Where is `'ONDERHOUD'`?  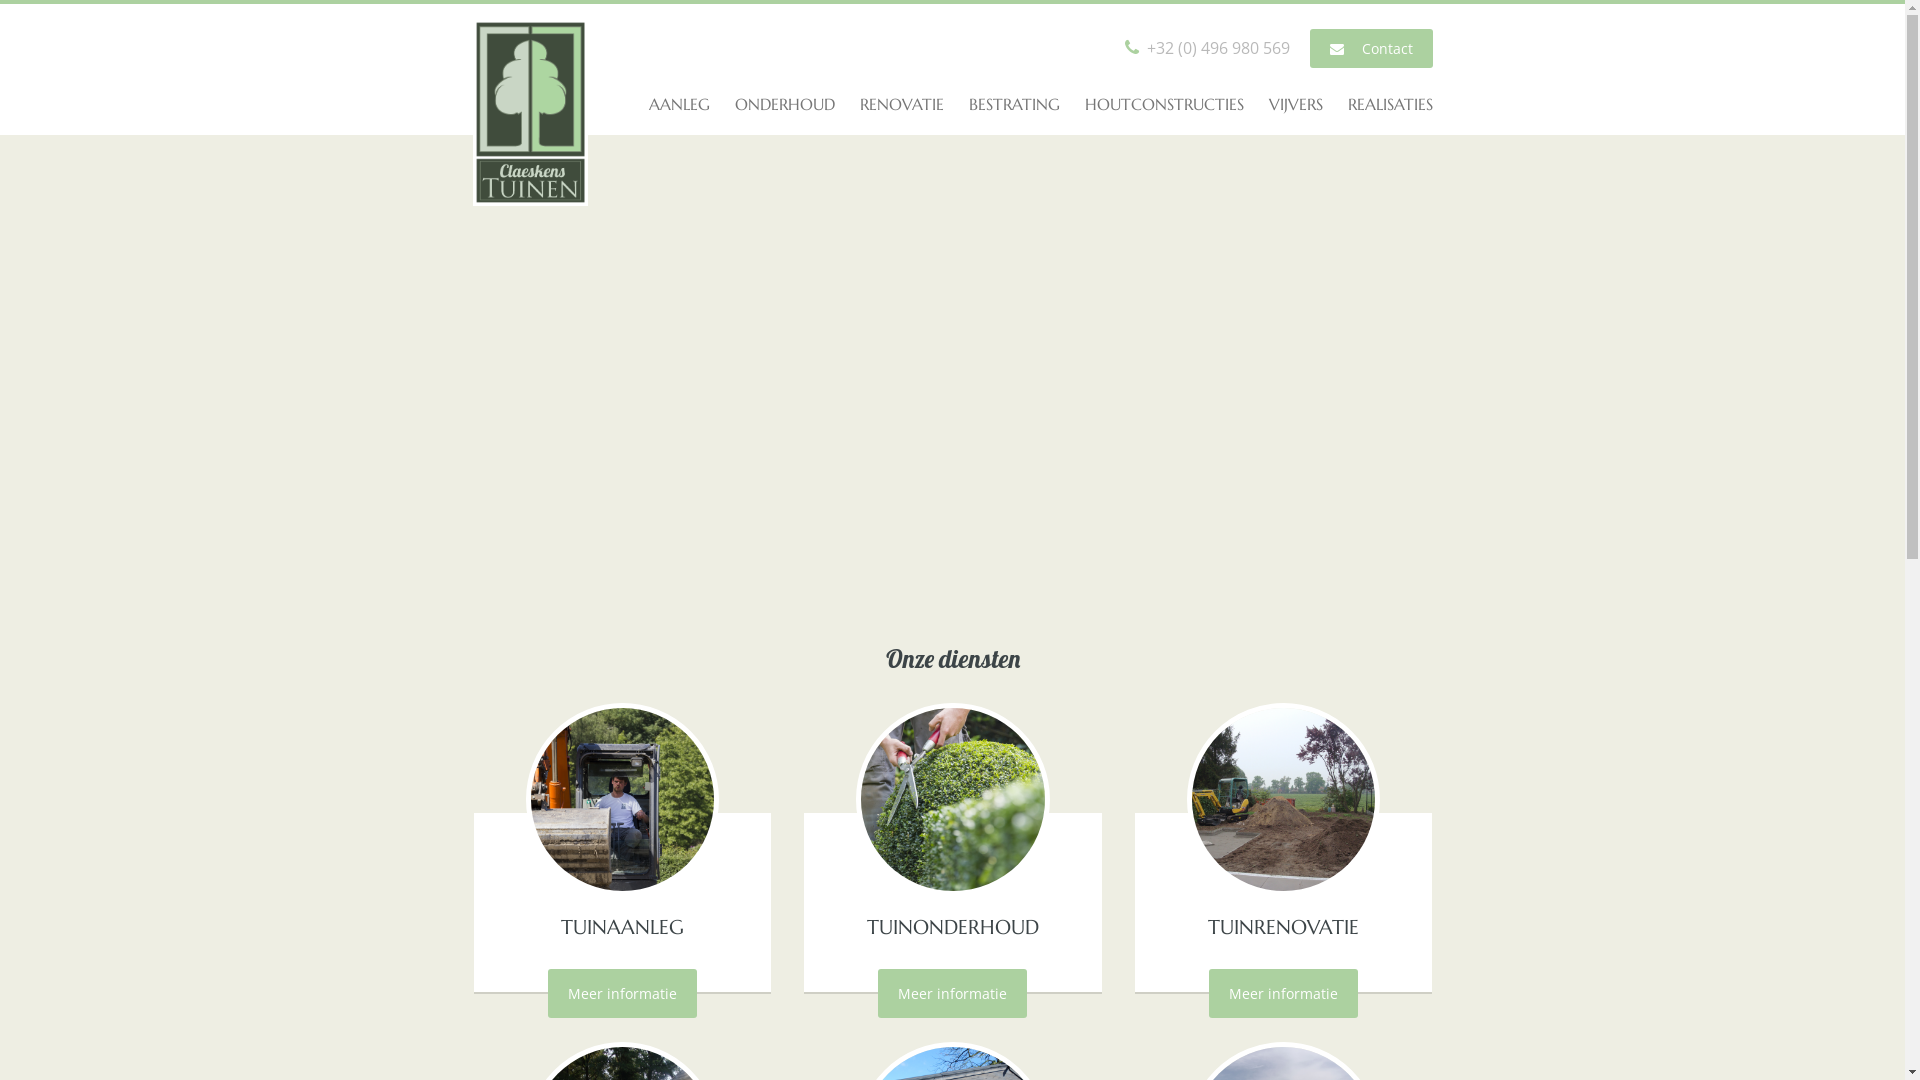
'ONDERHOUD' is located at coordinates (782, 104).